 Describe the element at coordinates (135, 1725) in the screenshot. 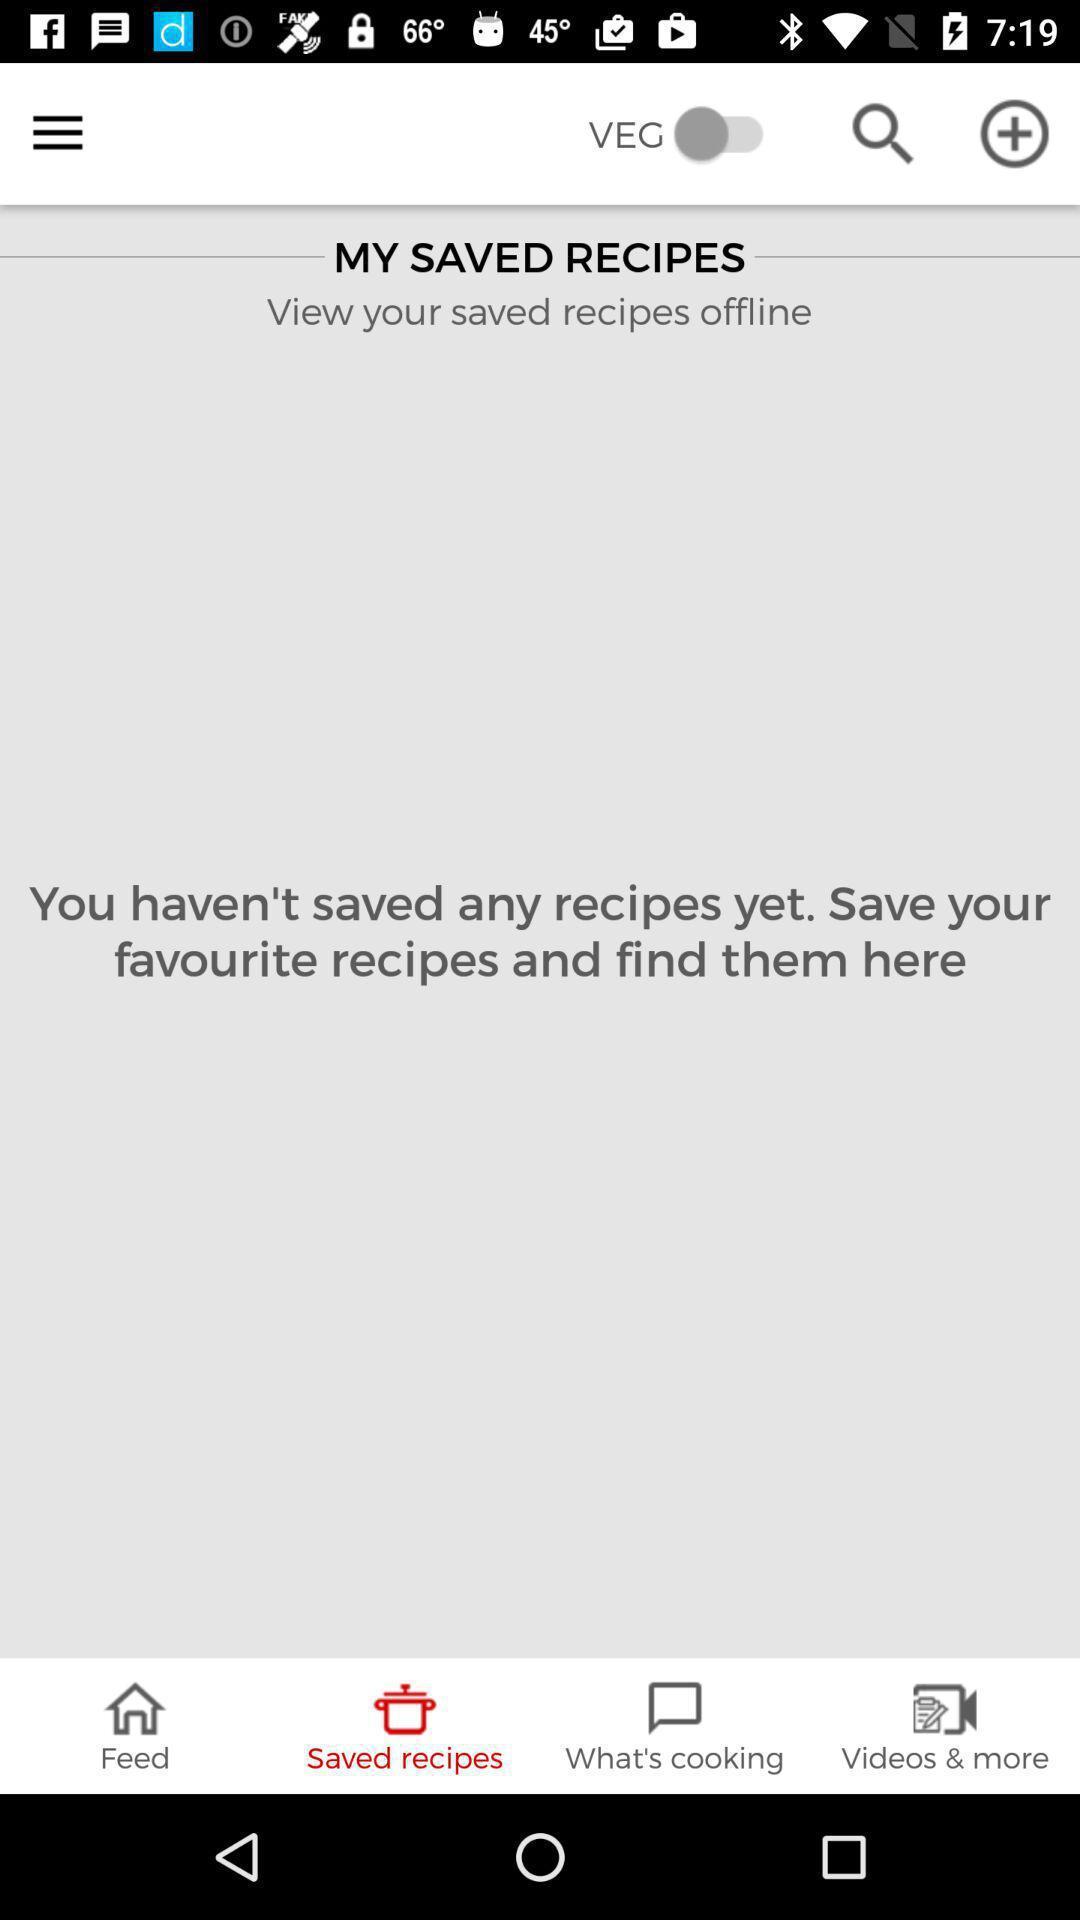

I see `icon next to saved recipes icon` at that location.